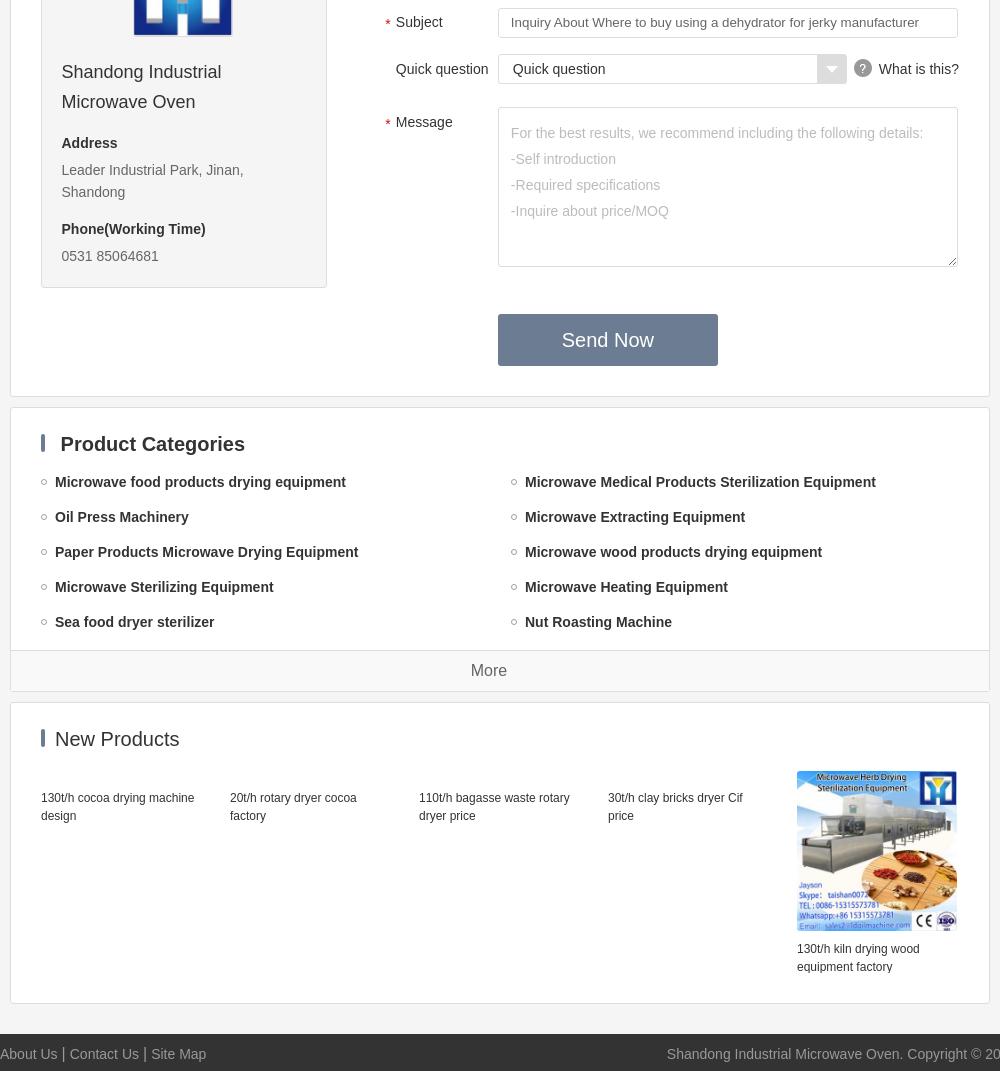 The width and height of the screenshot is (1000, 1071). I want to click on 'Send Now', so click(606, 339).